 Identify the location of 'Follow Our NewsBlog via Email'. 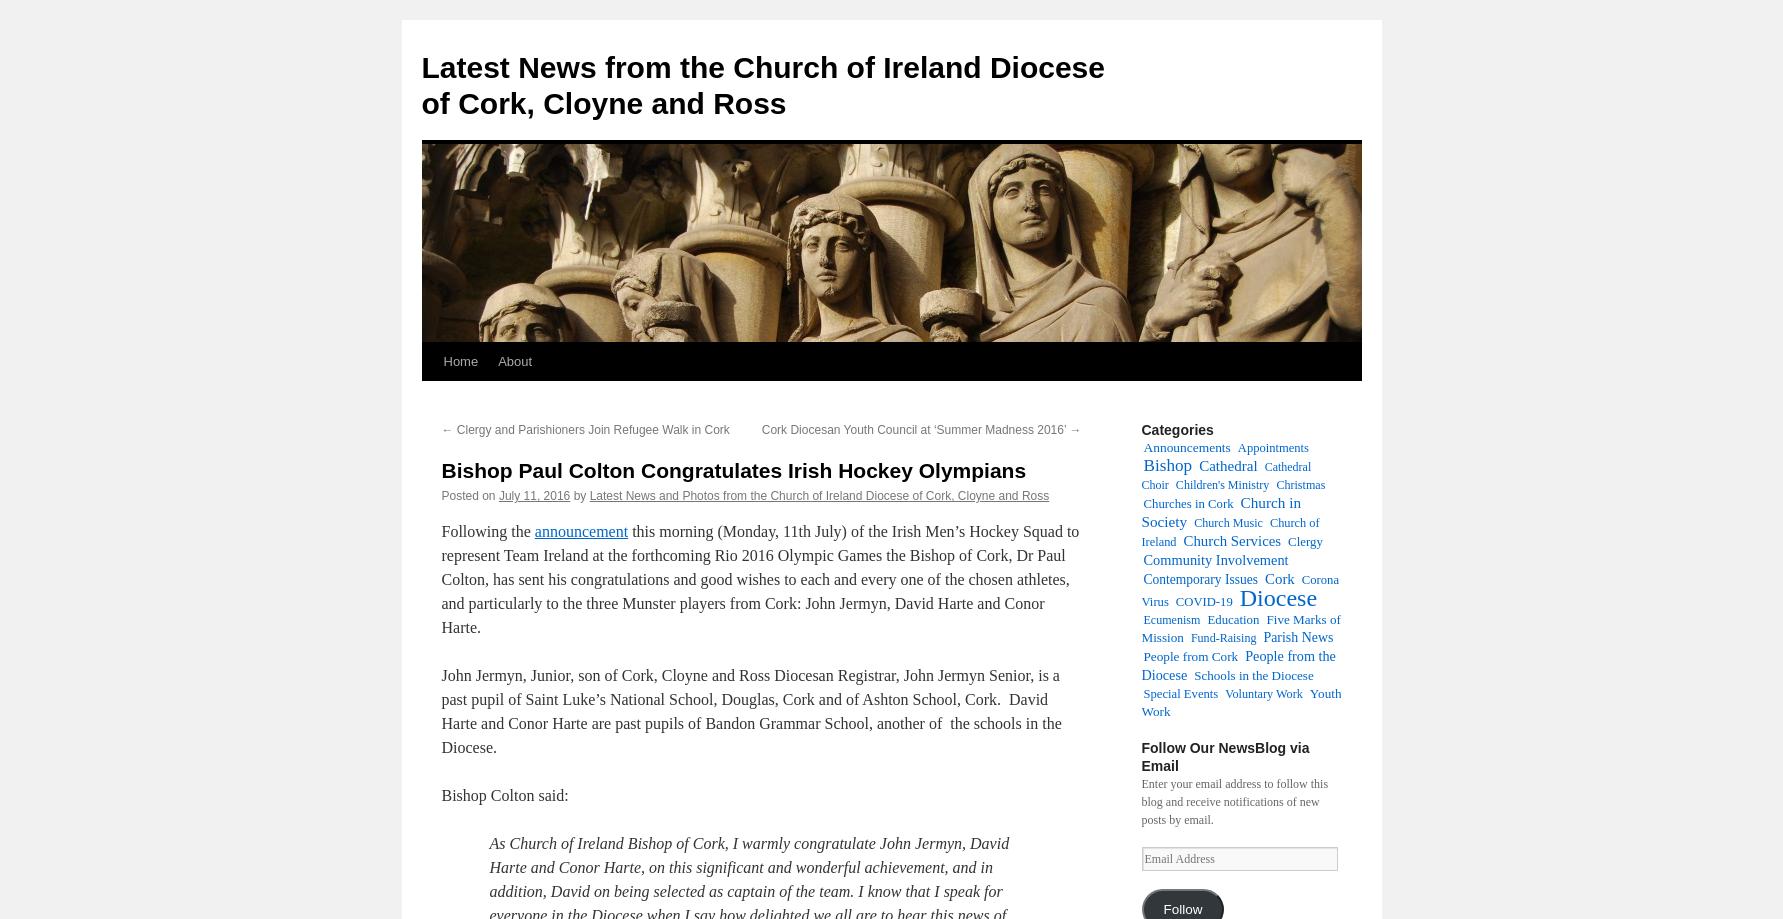
(1224, 756).